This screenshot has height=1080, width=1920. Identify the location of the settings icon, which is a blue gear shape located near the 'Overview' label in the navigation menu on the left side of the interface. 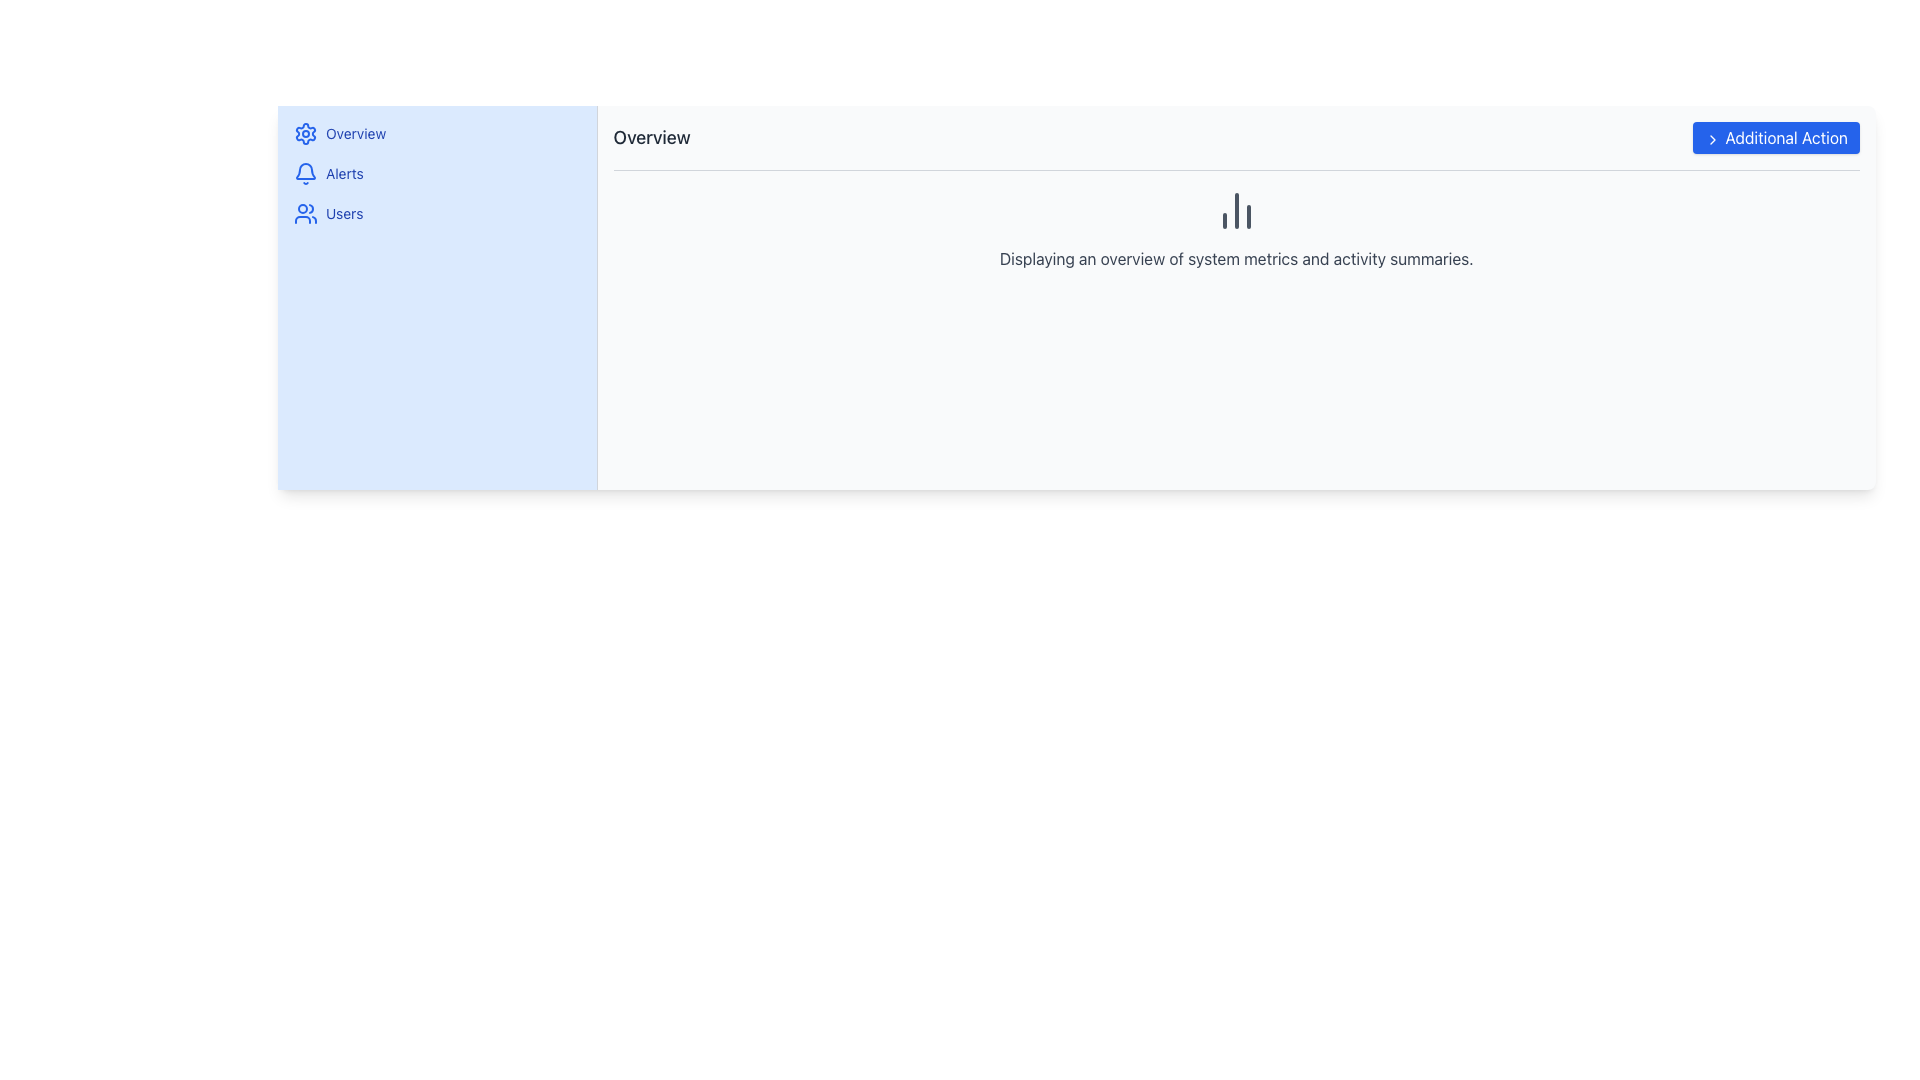
(305, 134).